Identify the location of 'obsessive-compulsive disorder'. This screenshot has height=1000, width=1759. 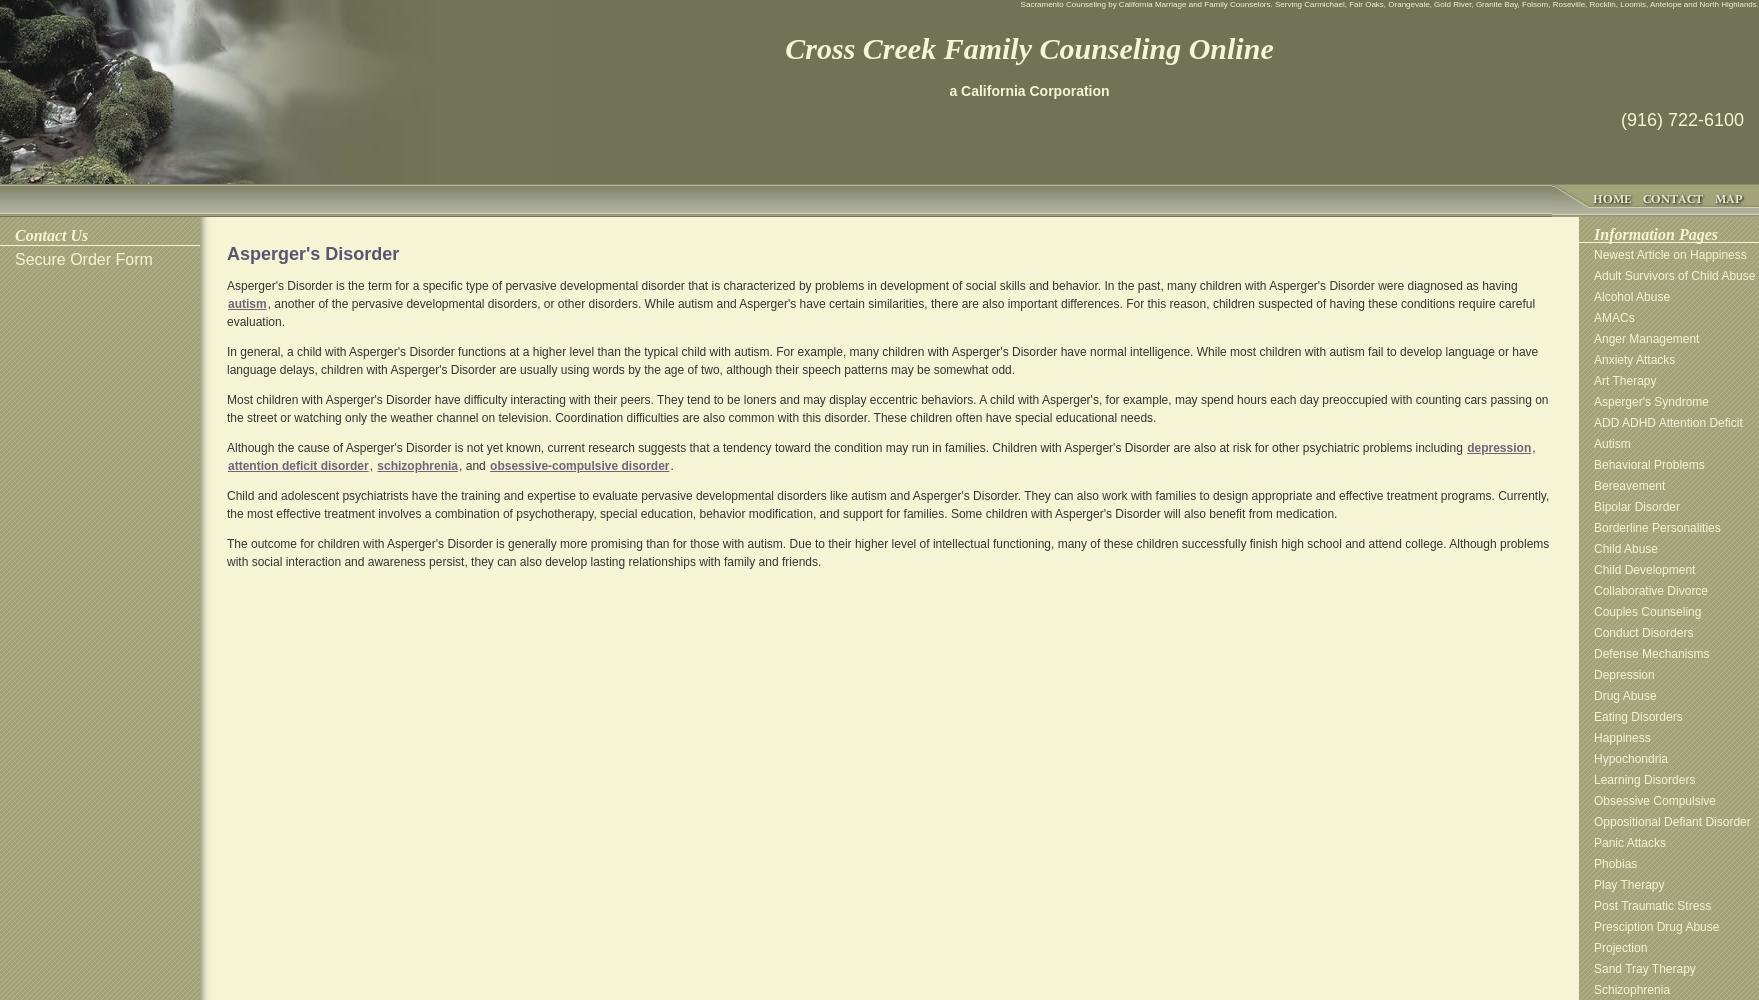
(578, 465).